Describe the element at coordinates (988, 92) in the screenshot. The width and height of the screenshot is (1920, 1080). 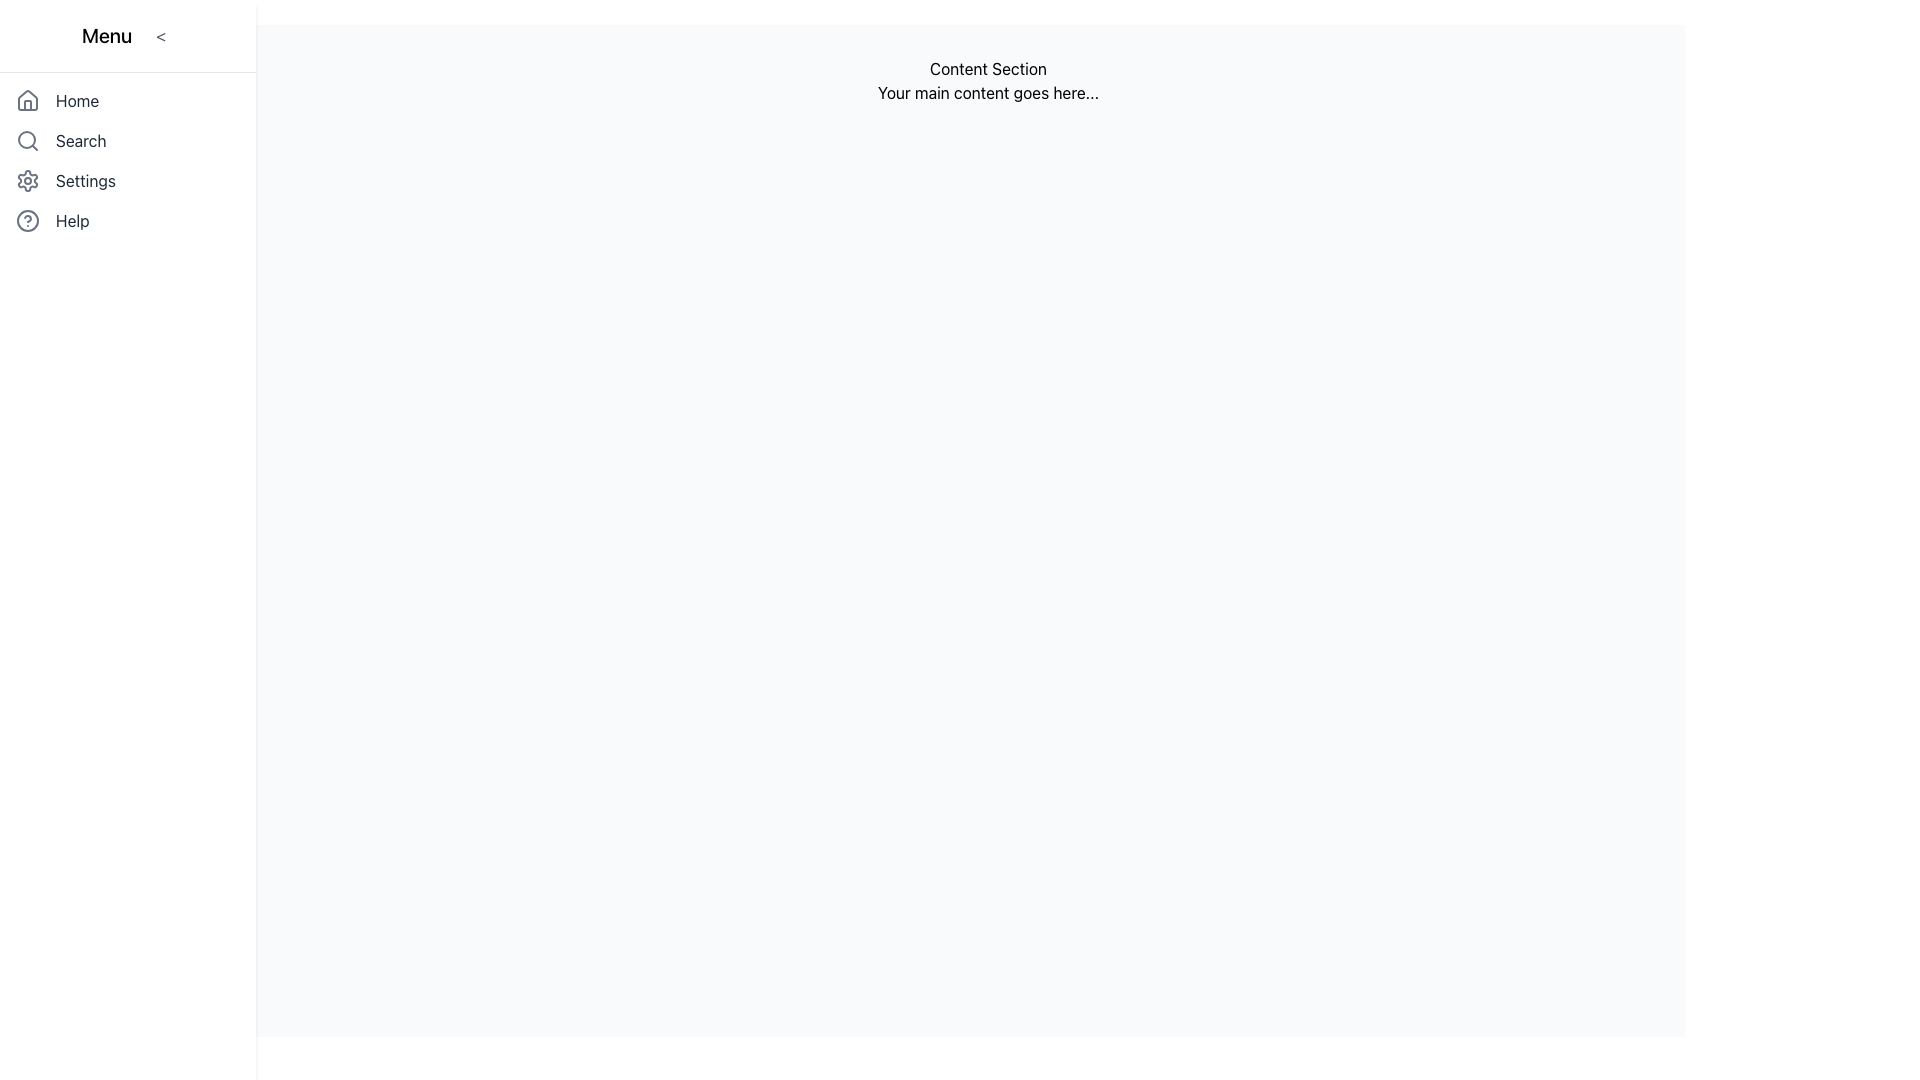
I see `the text label that displays 'Your main content goes here...' located below the heading 'Content Section'` at that location.